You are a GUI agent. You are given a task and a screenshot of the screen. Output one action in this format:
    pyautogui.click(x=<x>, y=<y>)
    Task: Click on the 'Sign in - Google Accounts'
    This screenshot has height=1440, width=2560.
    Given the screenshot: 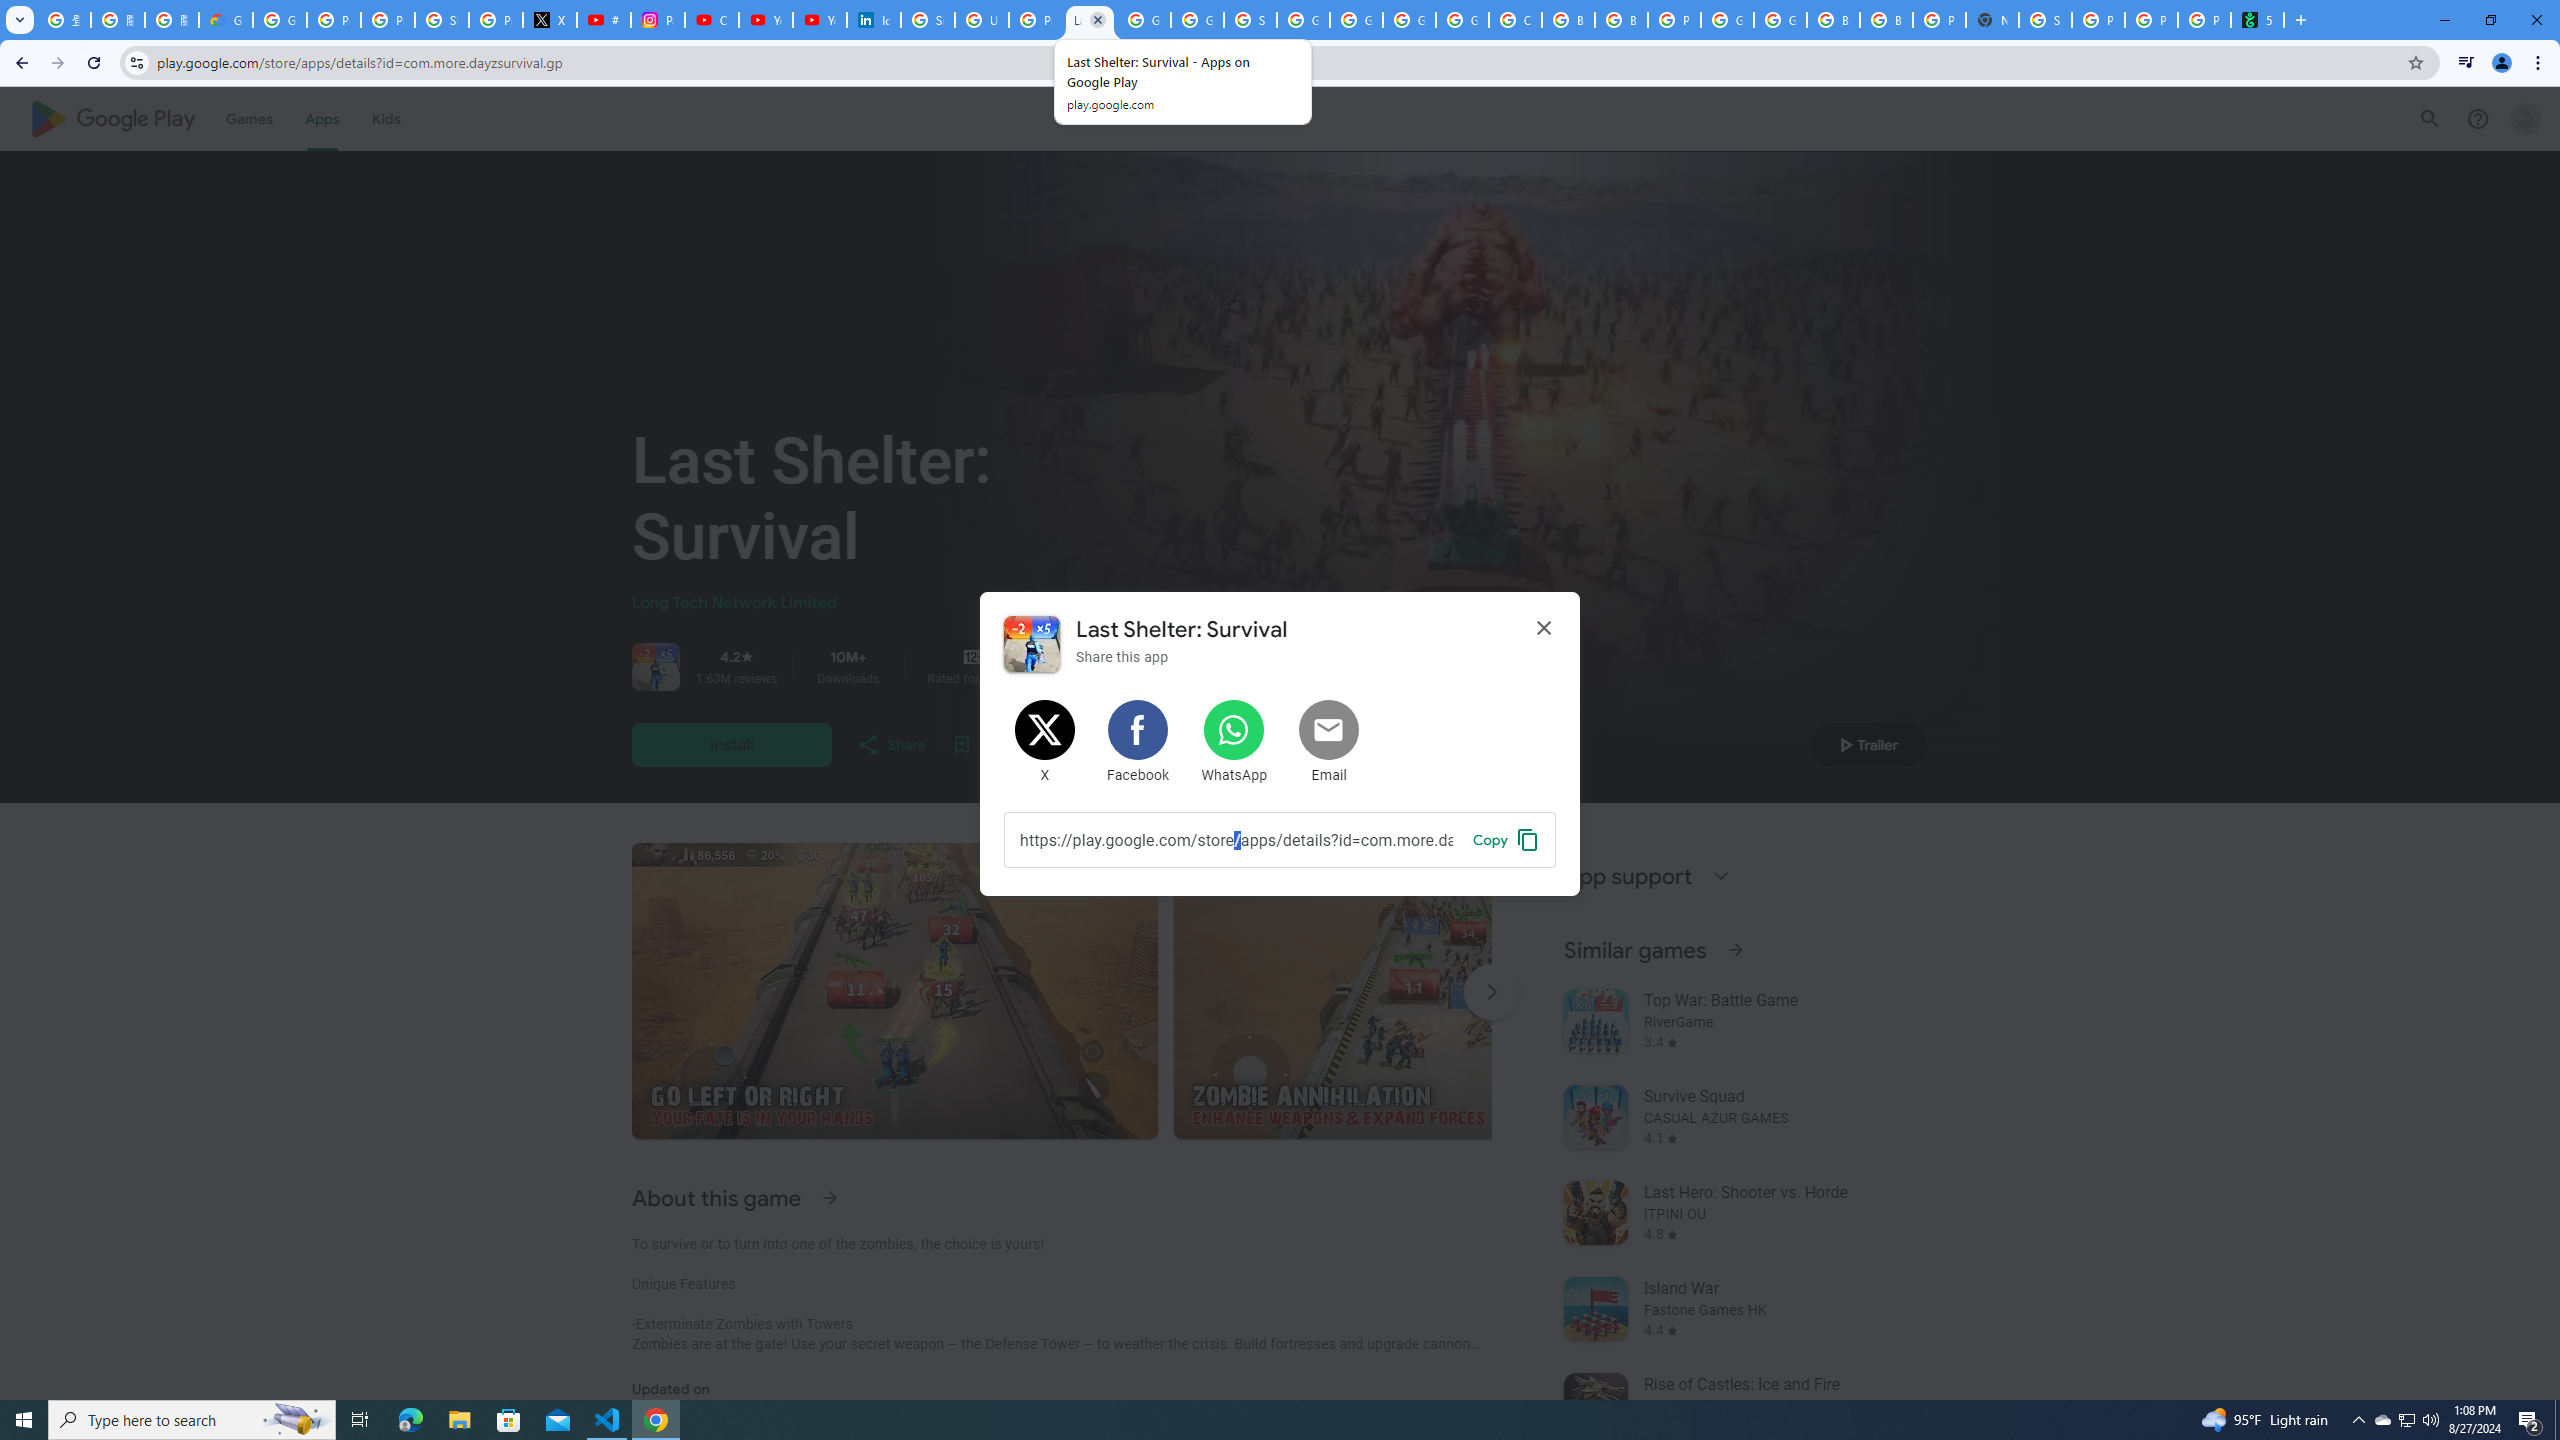 What is the action you would take?
    pyautogui.click(x=928, y=19)
    